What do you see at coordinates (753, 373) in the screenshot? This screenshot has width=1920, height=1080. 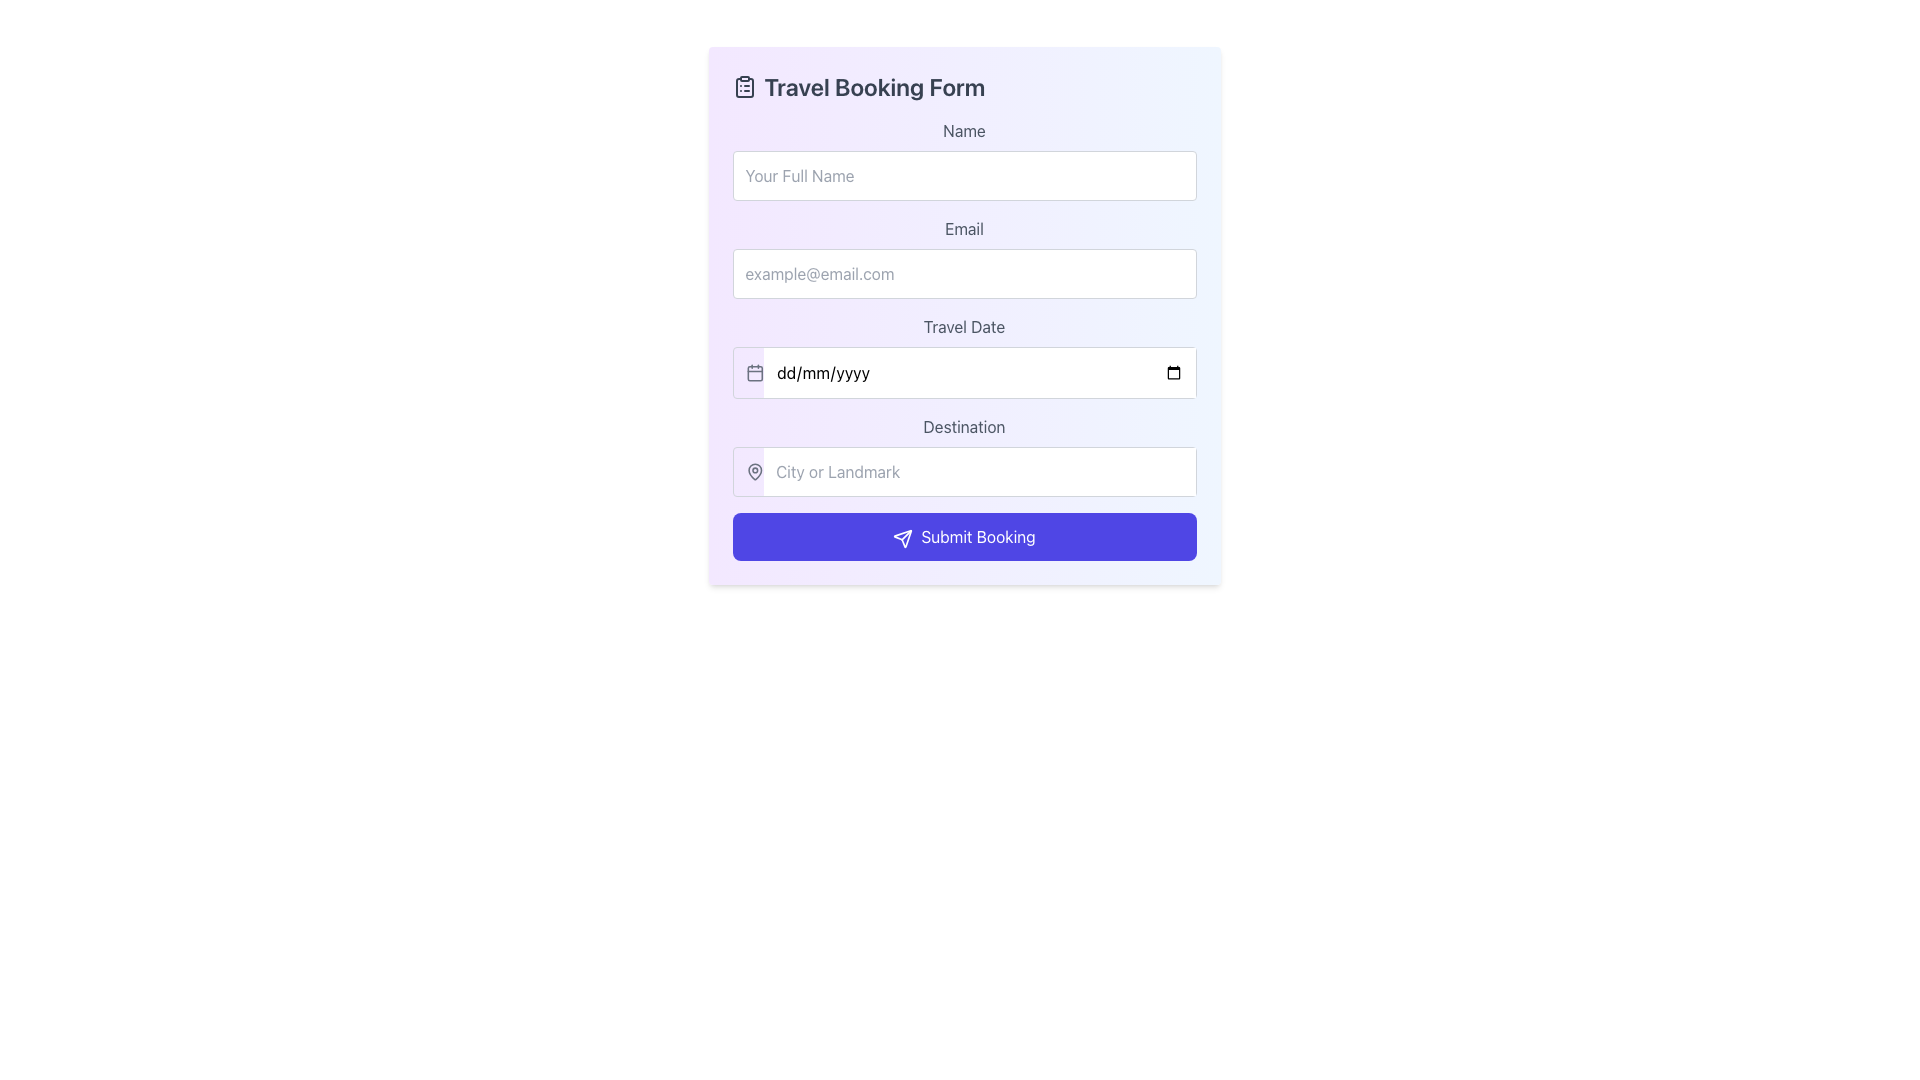 I see `the decorative graphic icon that is part of the calendar, located adjacent to the 'Travel Date' text label` at bounding box center [753, 373].